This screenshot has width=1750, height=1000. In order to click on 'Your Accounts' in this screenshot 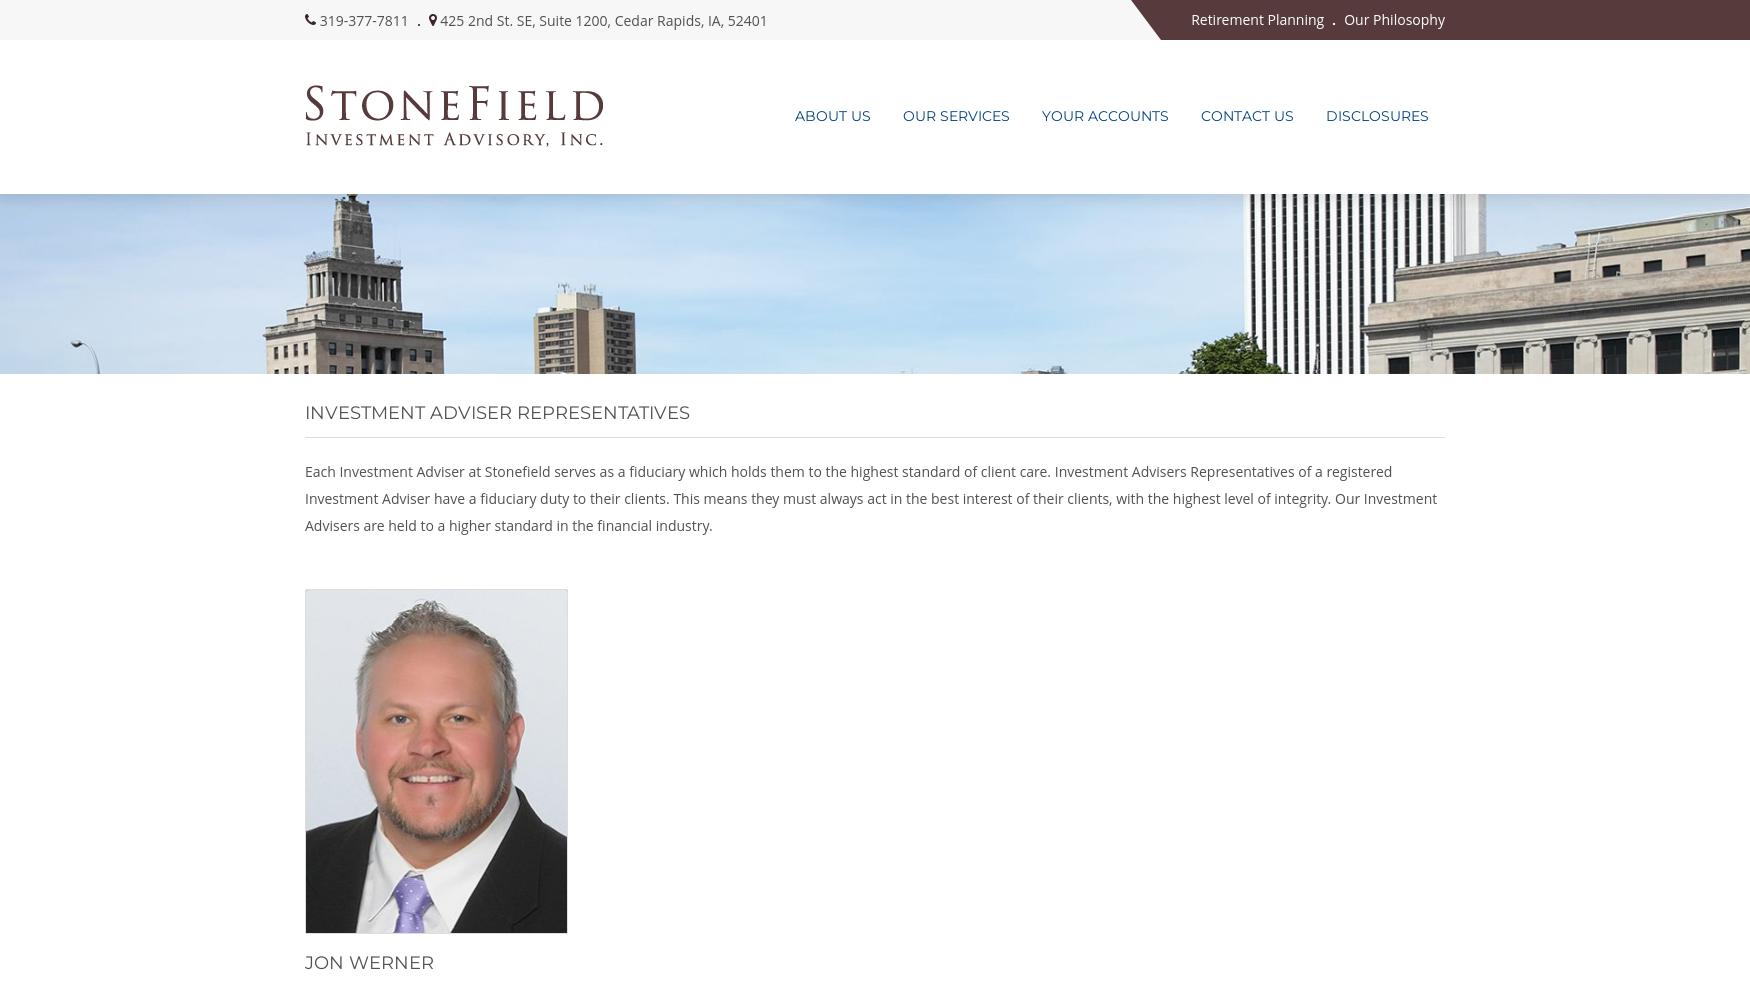, I will do `click(1105, 115)`.